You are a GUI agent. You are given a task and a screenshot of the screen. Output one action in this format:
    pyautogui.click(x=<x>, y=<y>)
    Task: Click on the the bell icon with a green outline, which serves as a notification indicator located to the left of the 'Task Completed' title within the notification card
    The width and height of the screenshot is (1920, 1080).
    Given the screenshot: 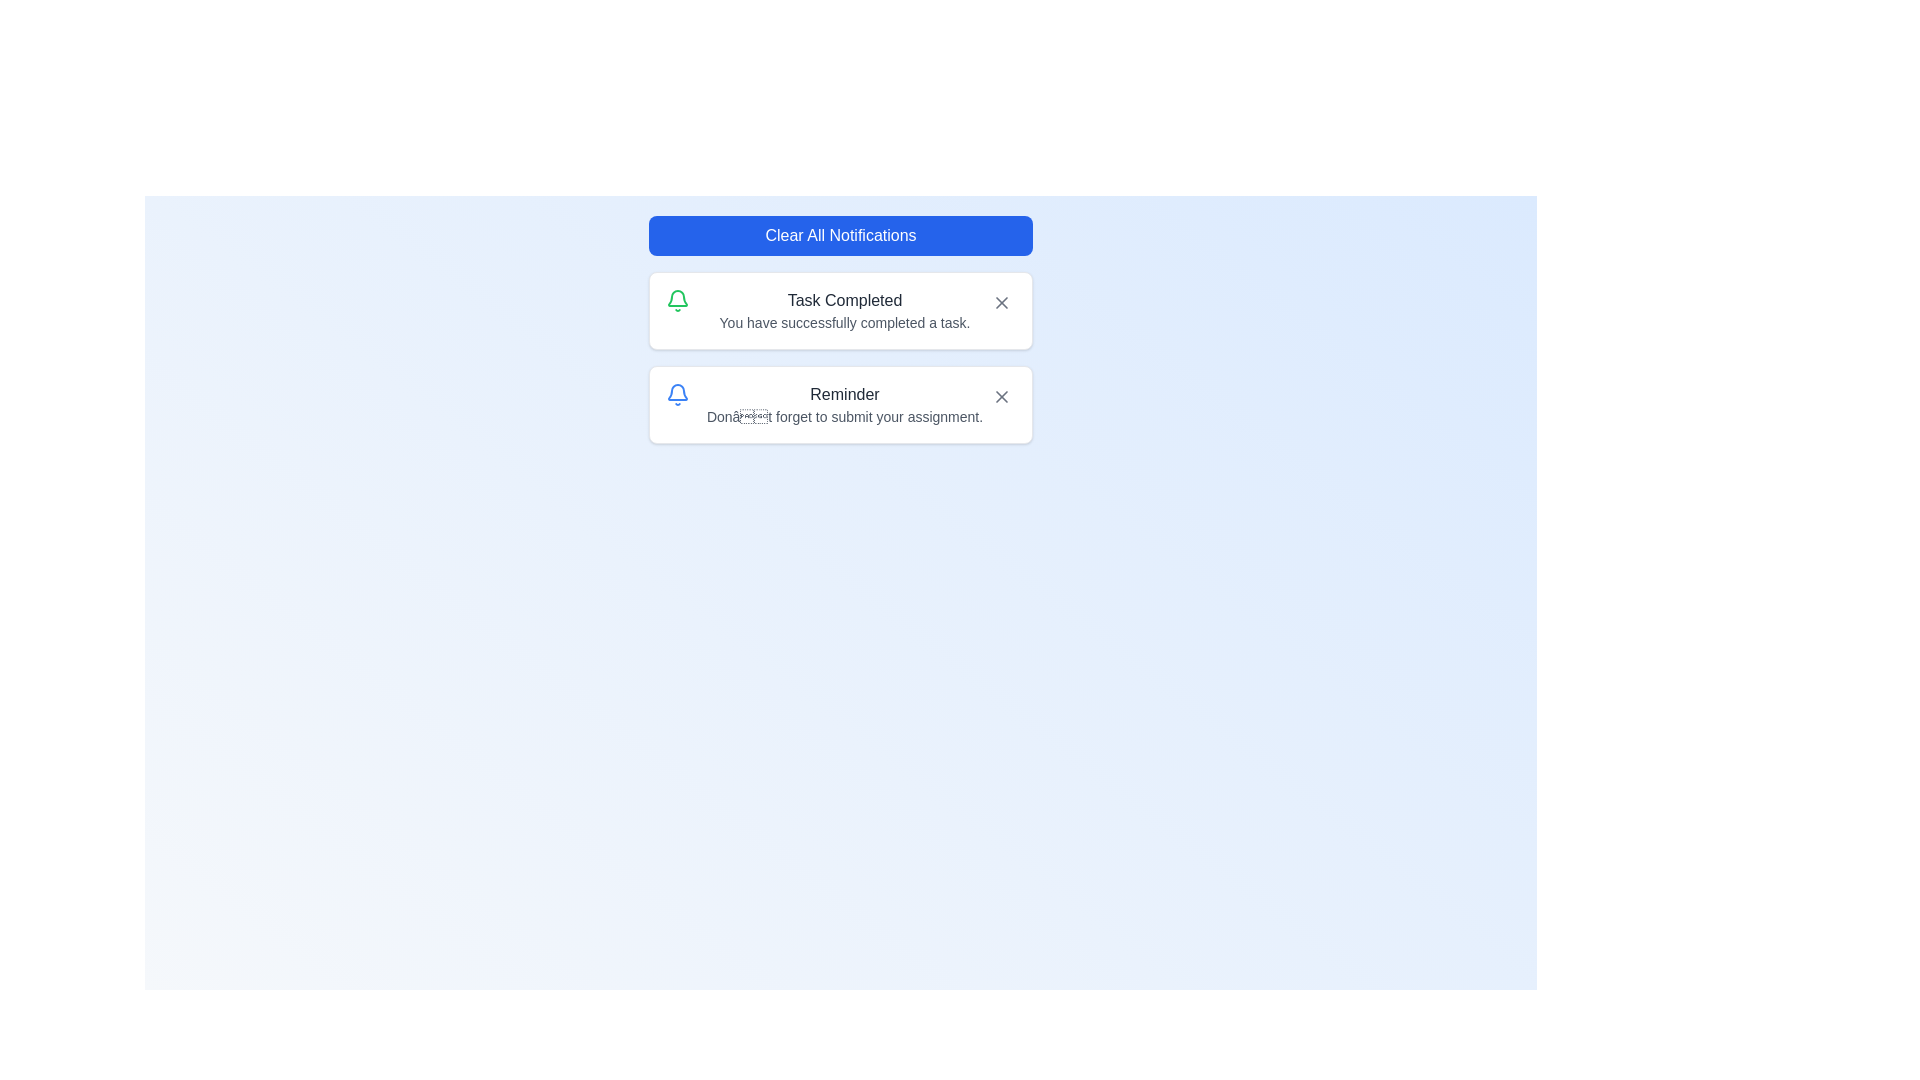 What is the action you would take?
    pyautogui.click(x=677, y=300)
    